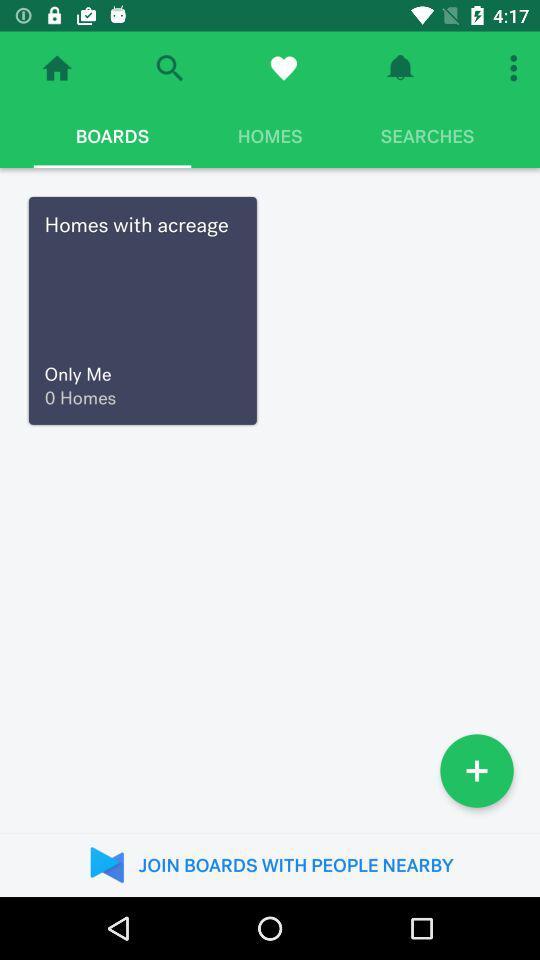 This screenshot has width=540, height=960. I want to click on navigate to home, so click(57, 68).